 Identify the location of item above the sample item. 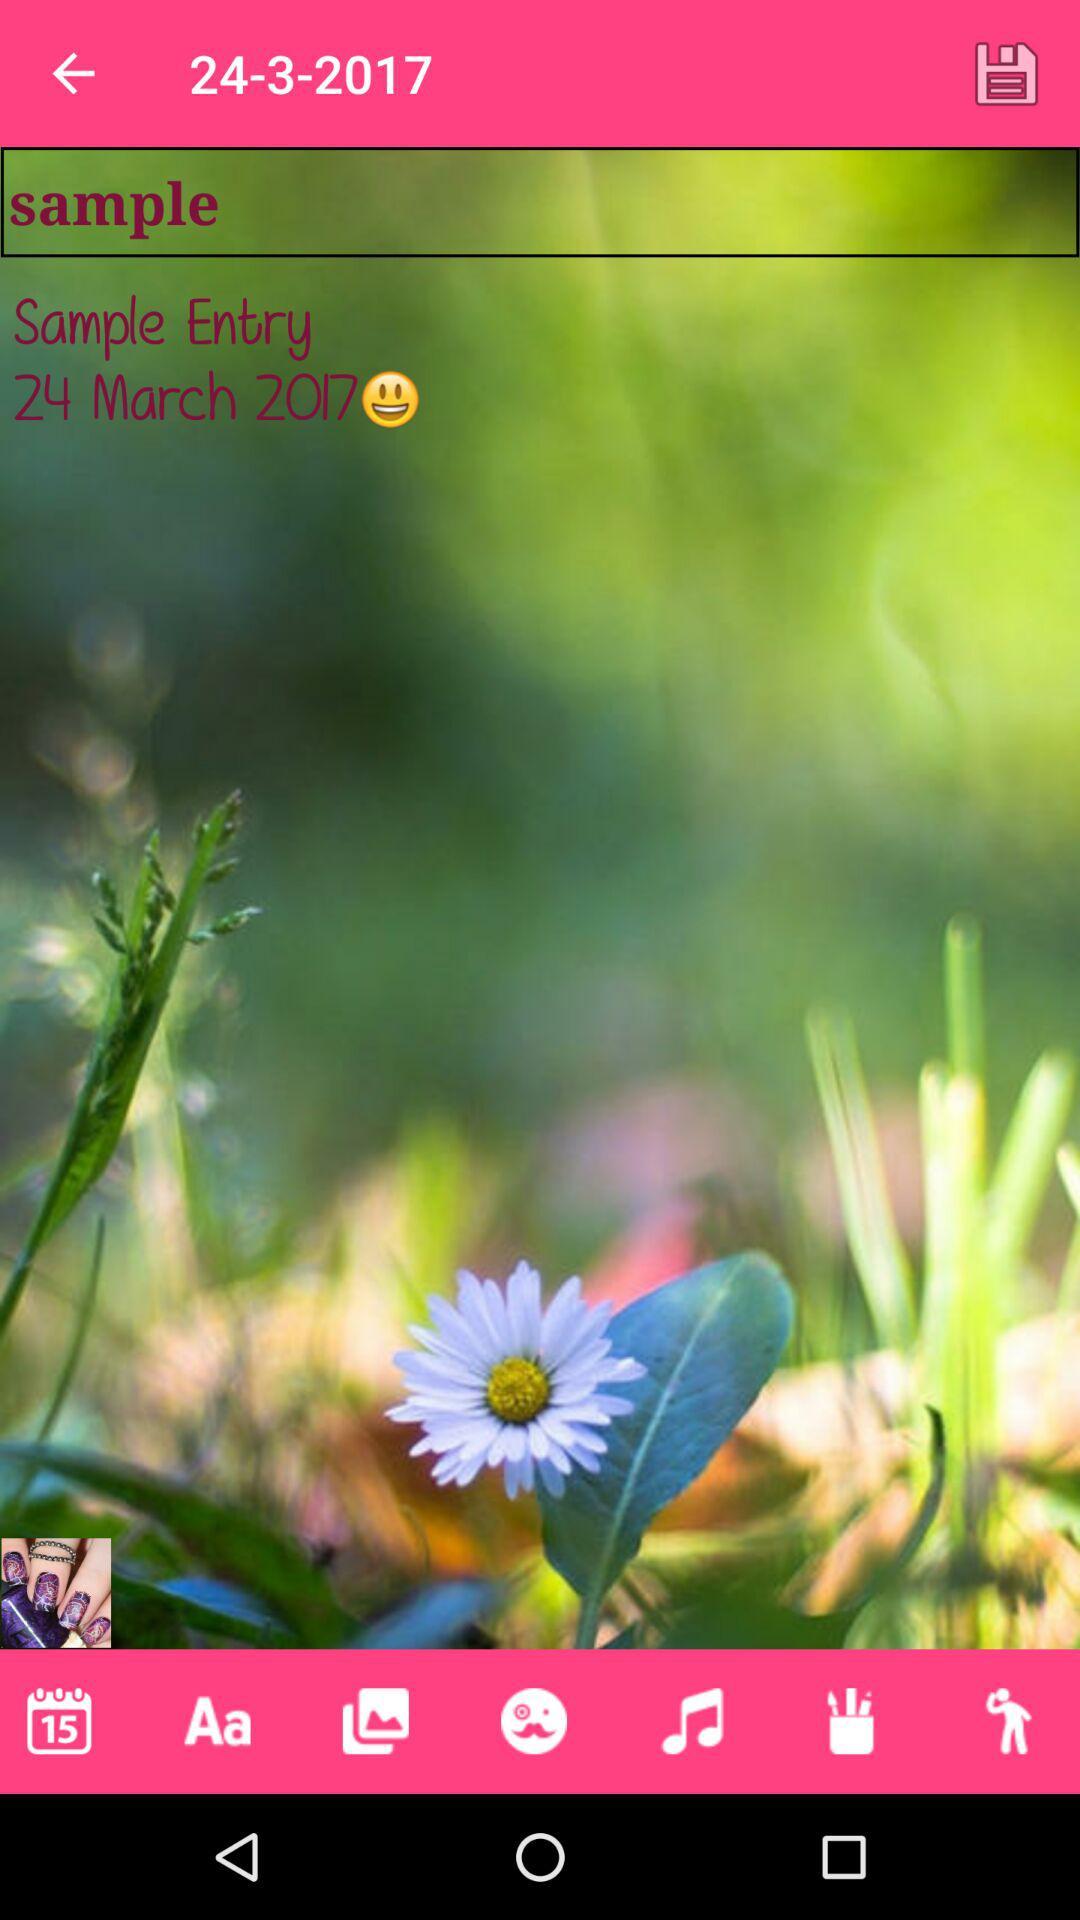
(72, 73).